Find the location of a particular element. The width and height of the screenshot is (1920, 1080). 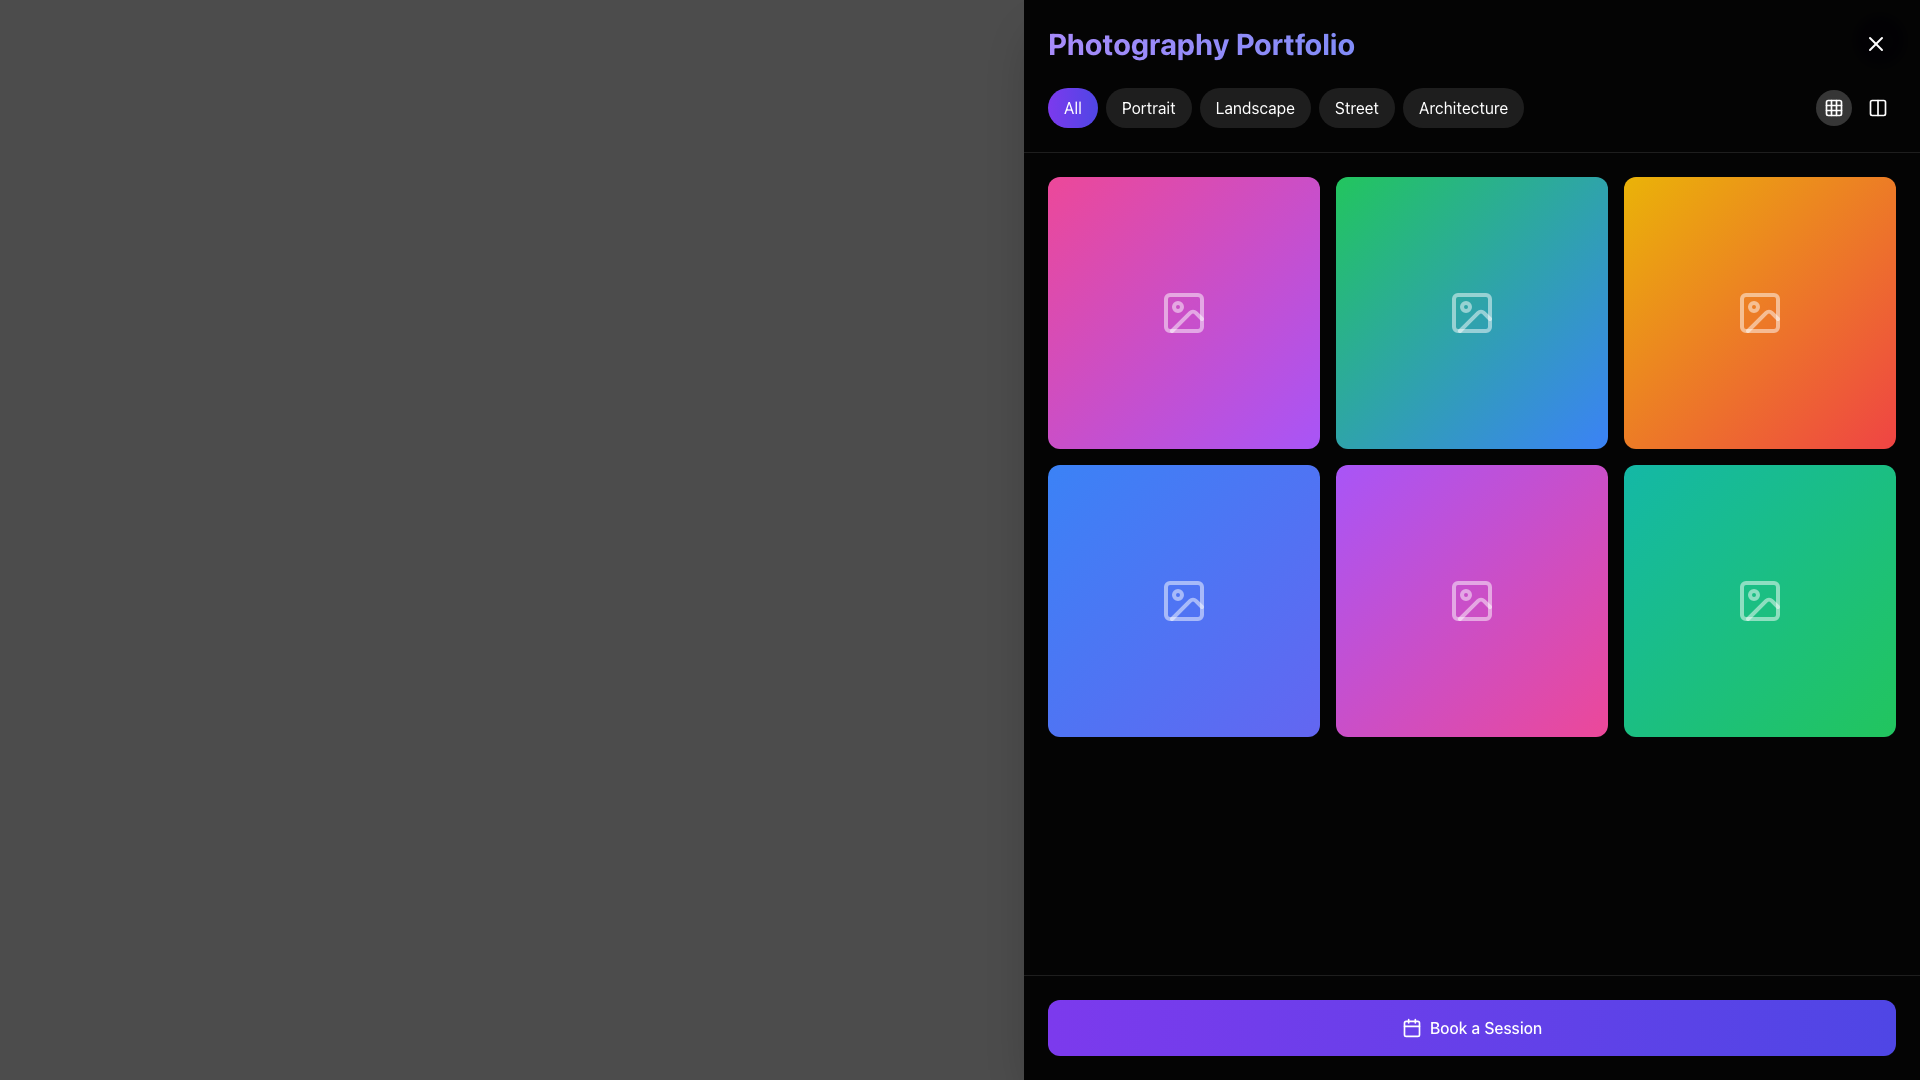

the first item in the gallery of the 'Photography Portfolio' section is located at coordinates (1184, 312).